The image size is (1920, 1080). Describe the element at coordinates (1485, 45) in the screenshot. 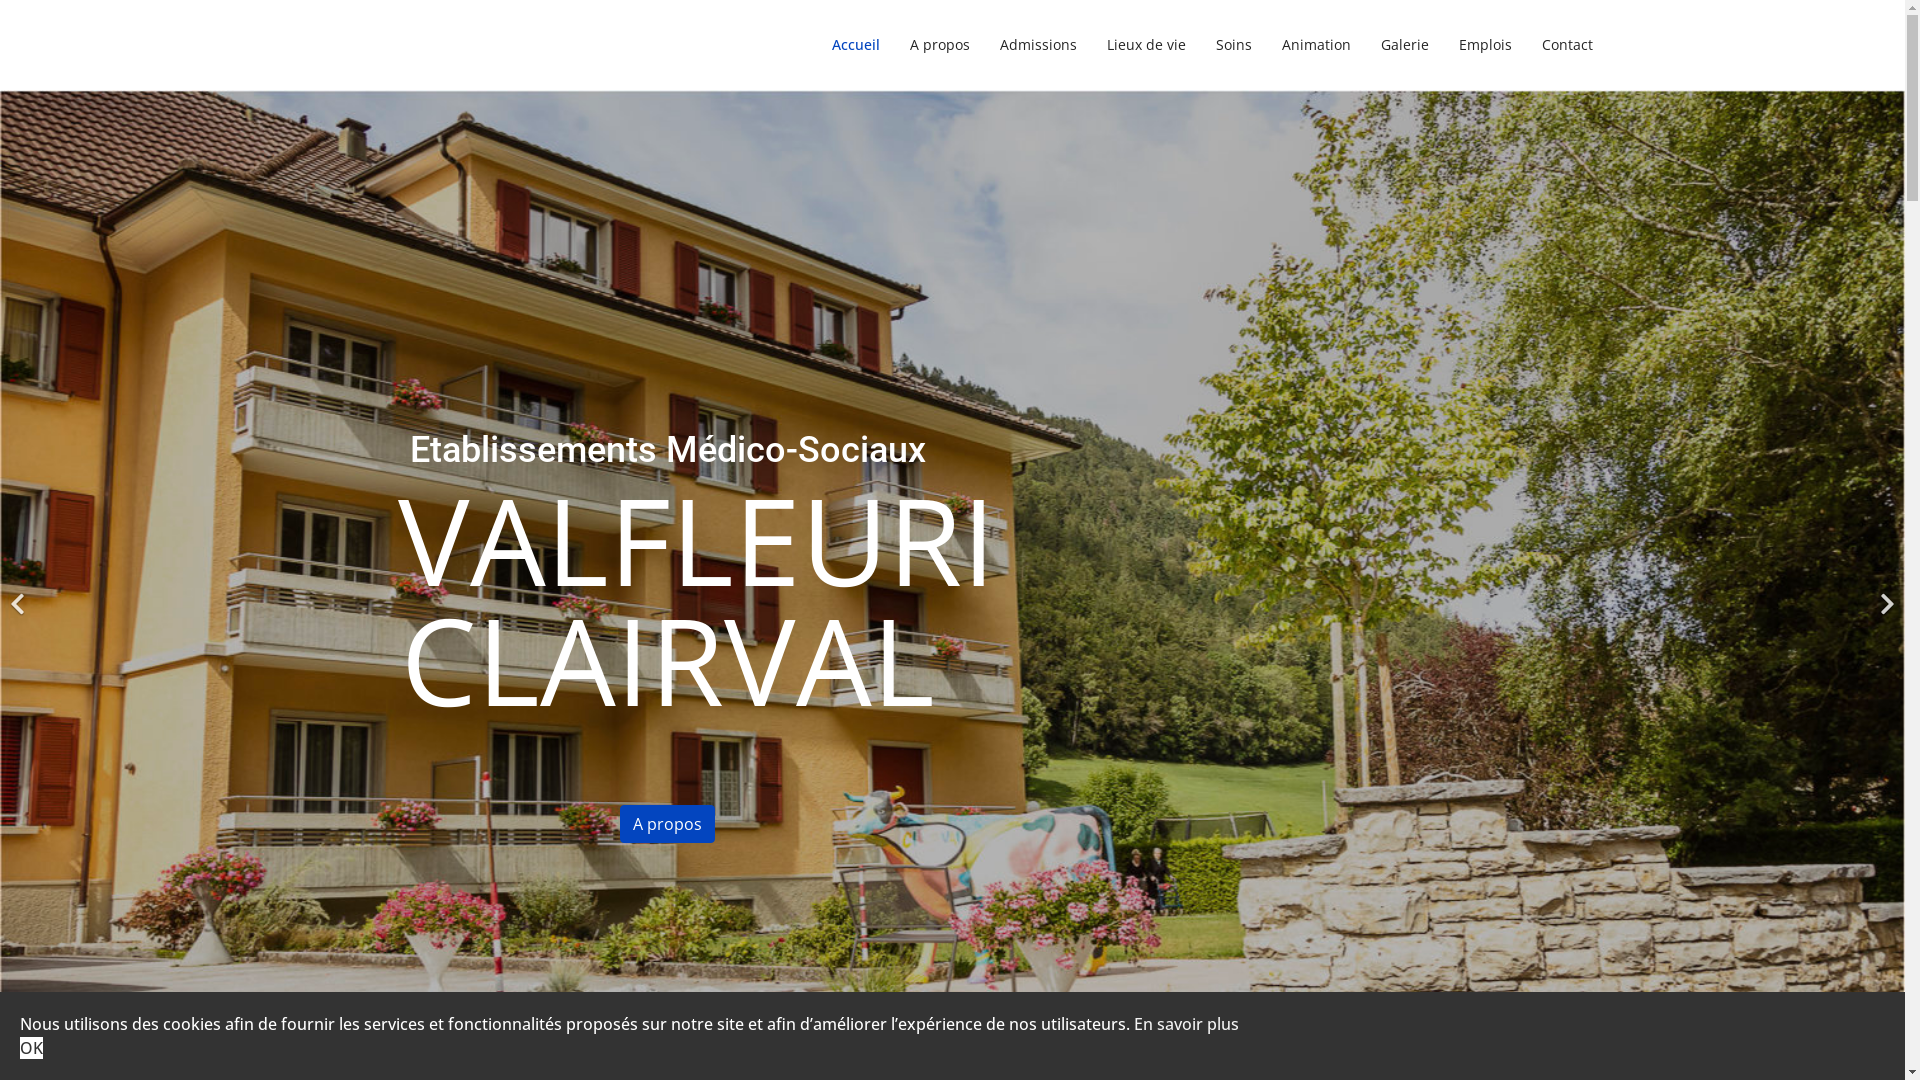

I see `'Emplois'` at that location.